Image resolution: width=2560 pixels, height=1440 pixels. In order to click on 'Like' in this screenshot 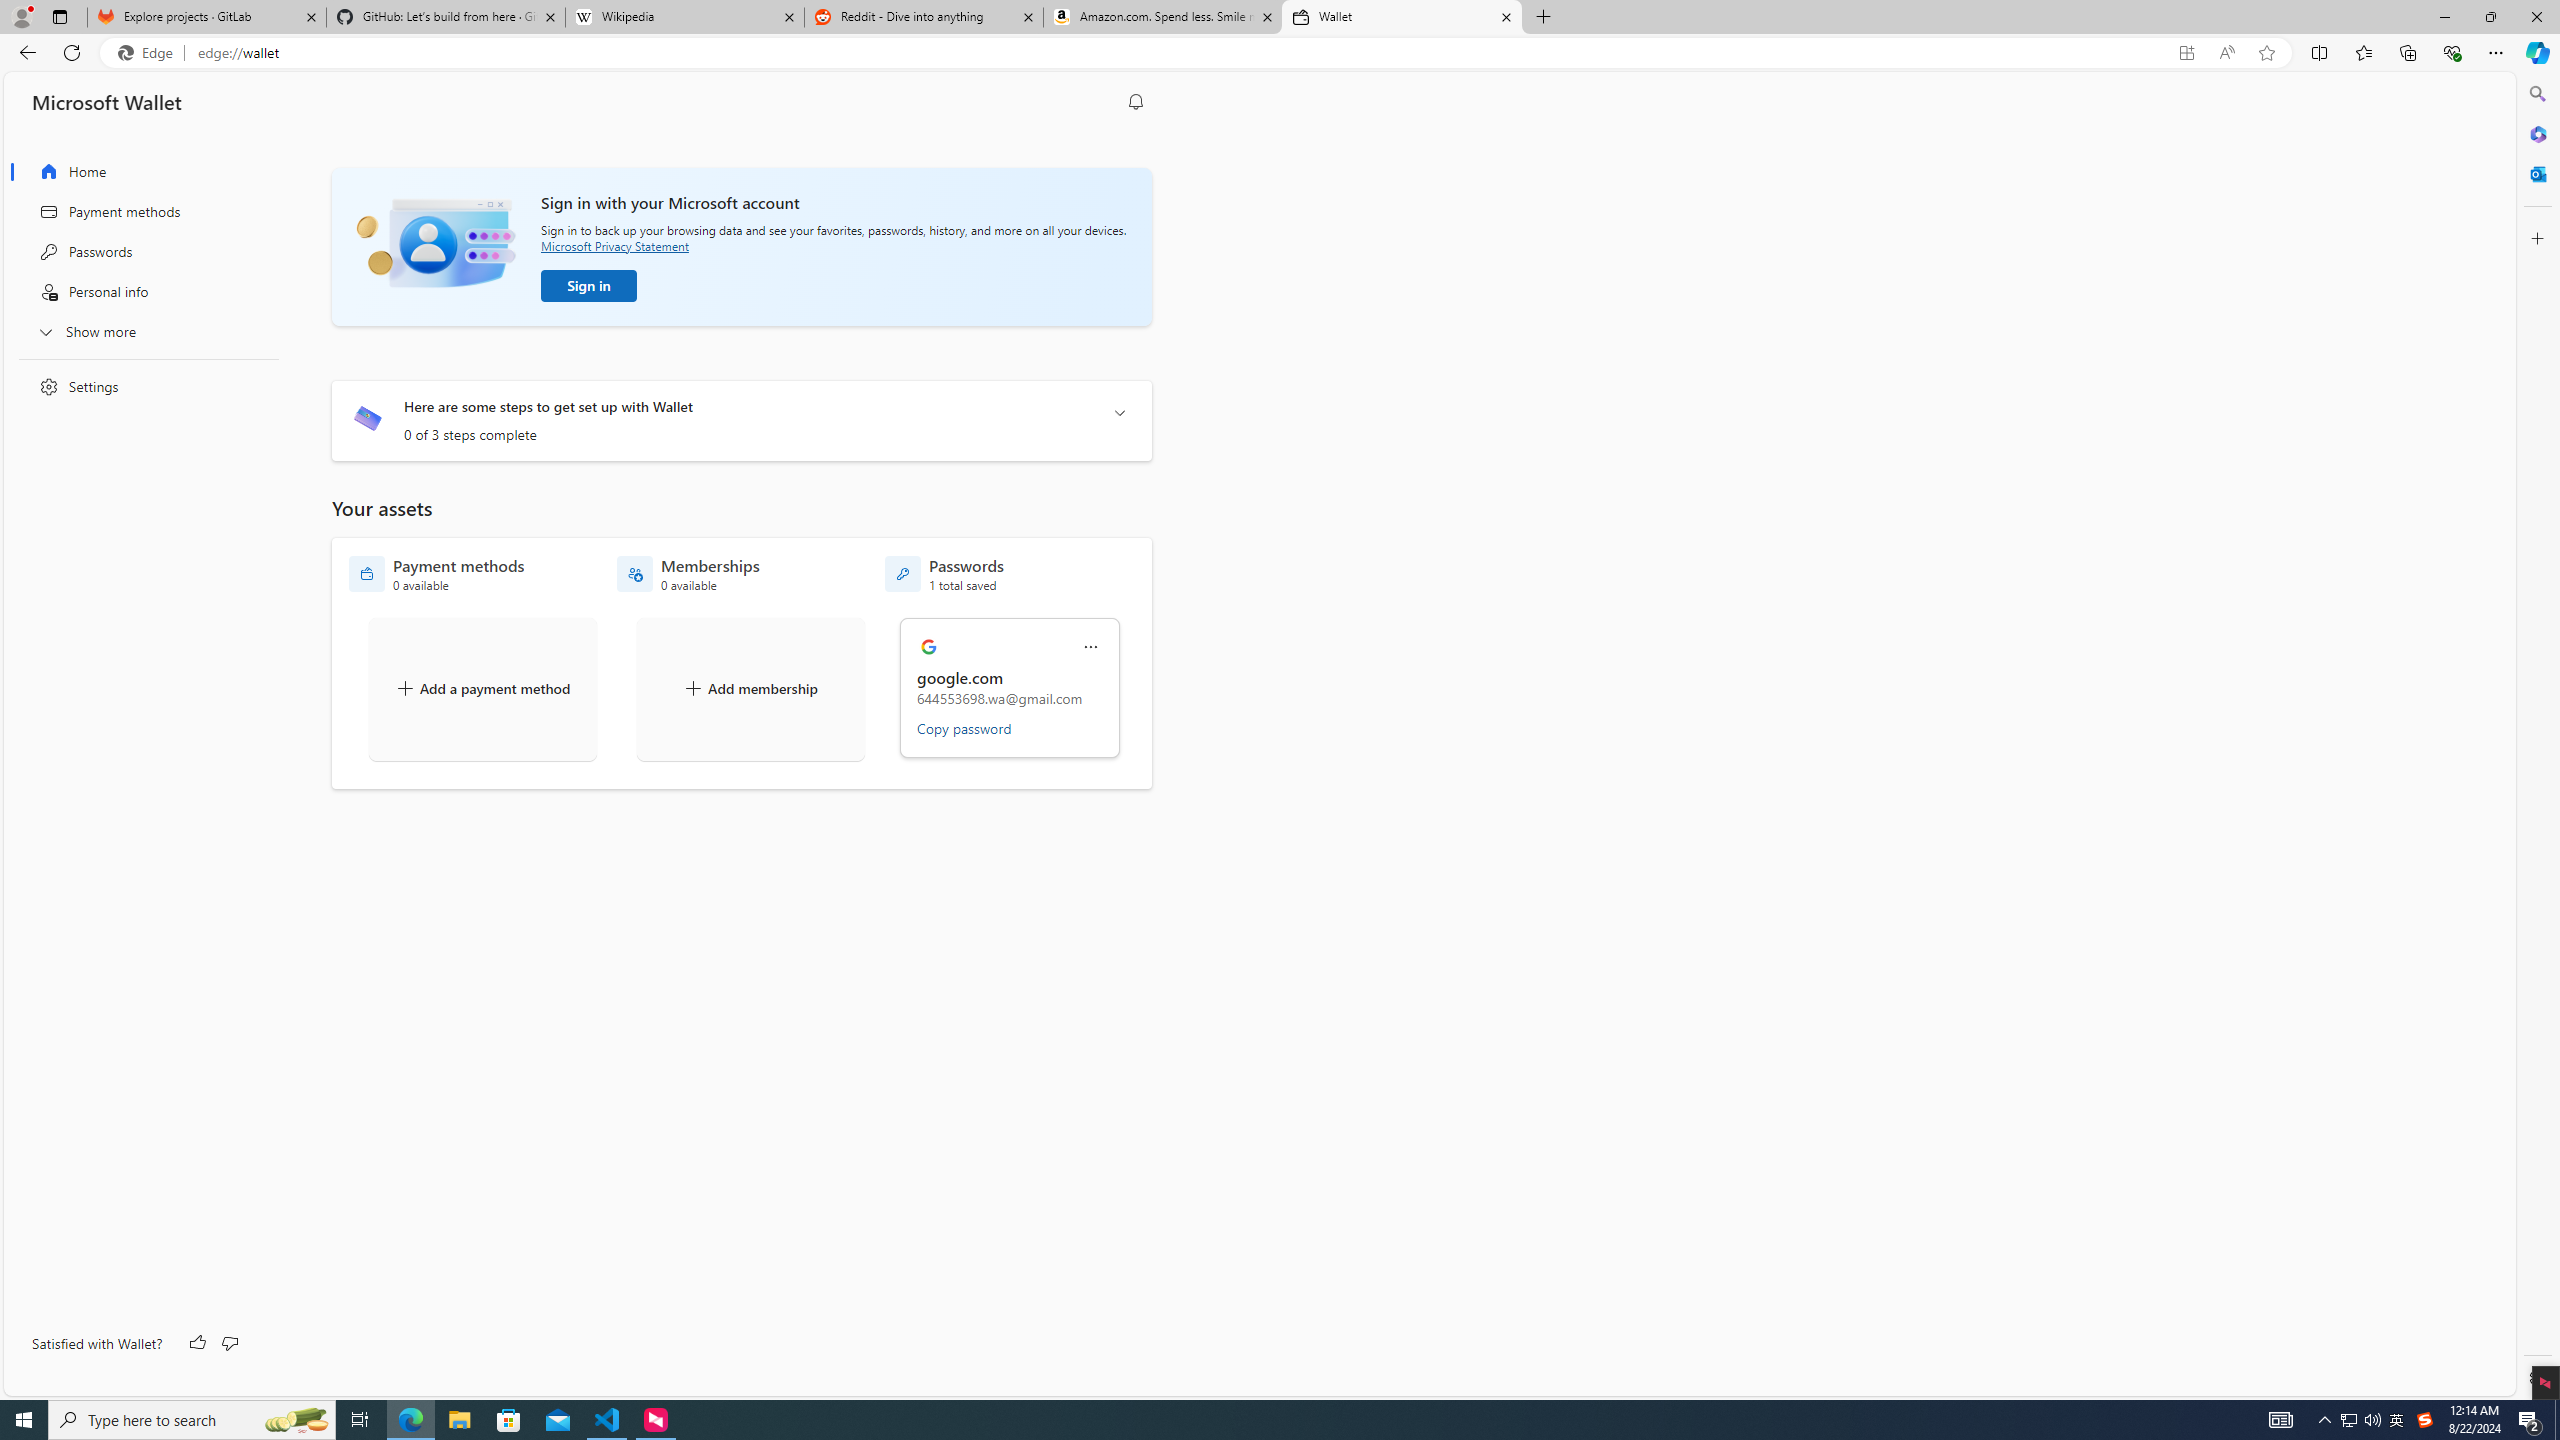, I will do `click(197, 1343)`.